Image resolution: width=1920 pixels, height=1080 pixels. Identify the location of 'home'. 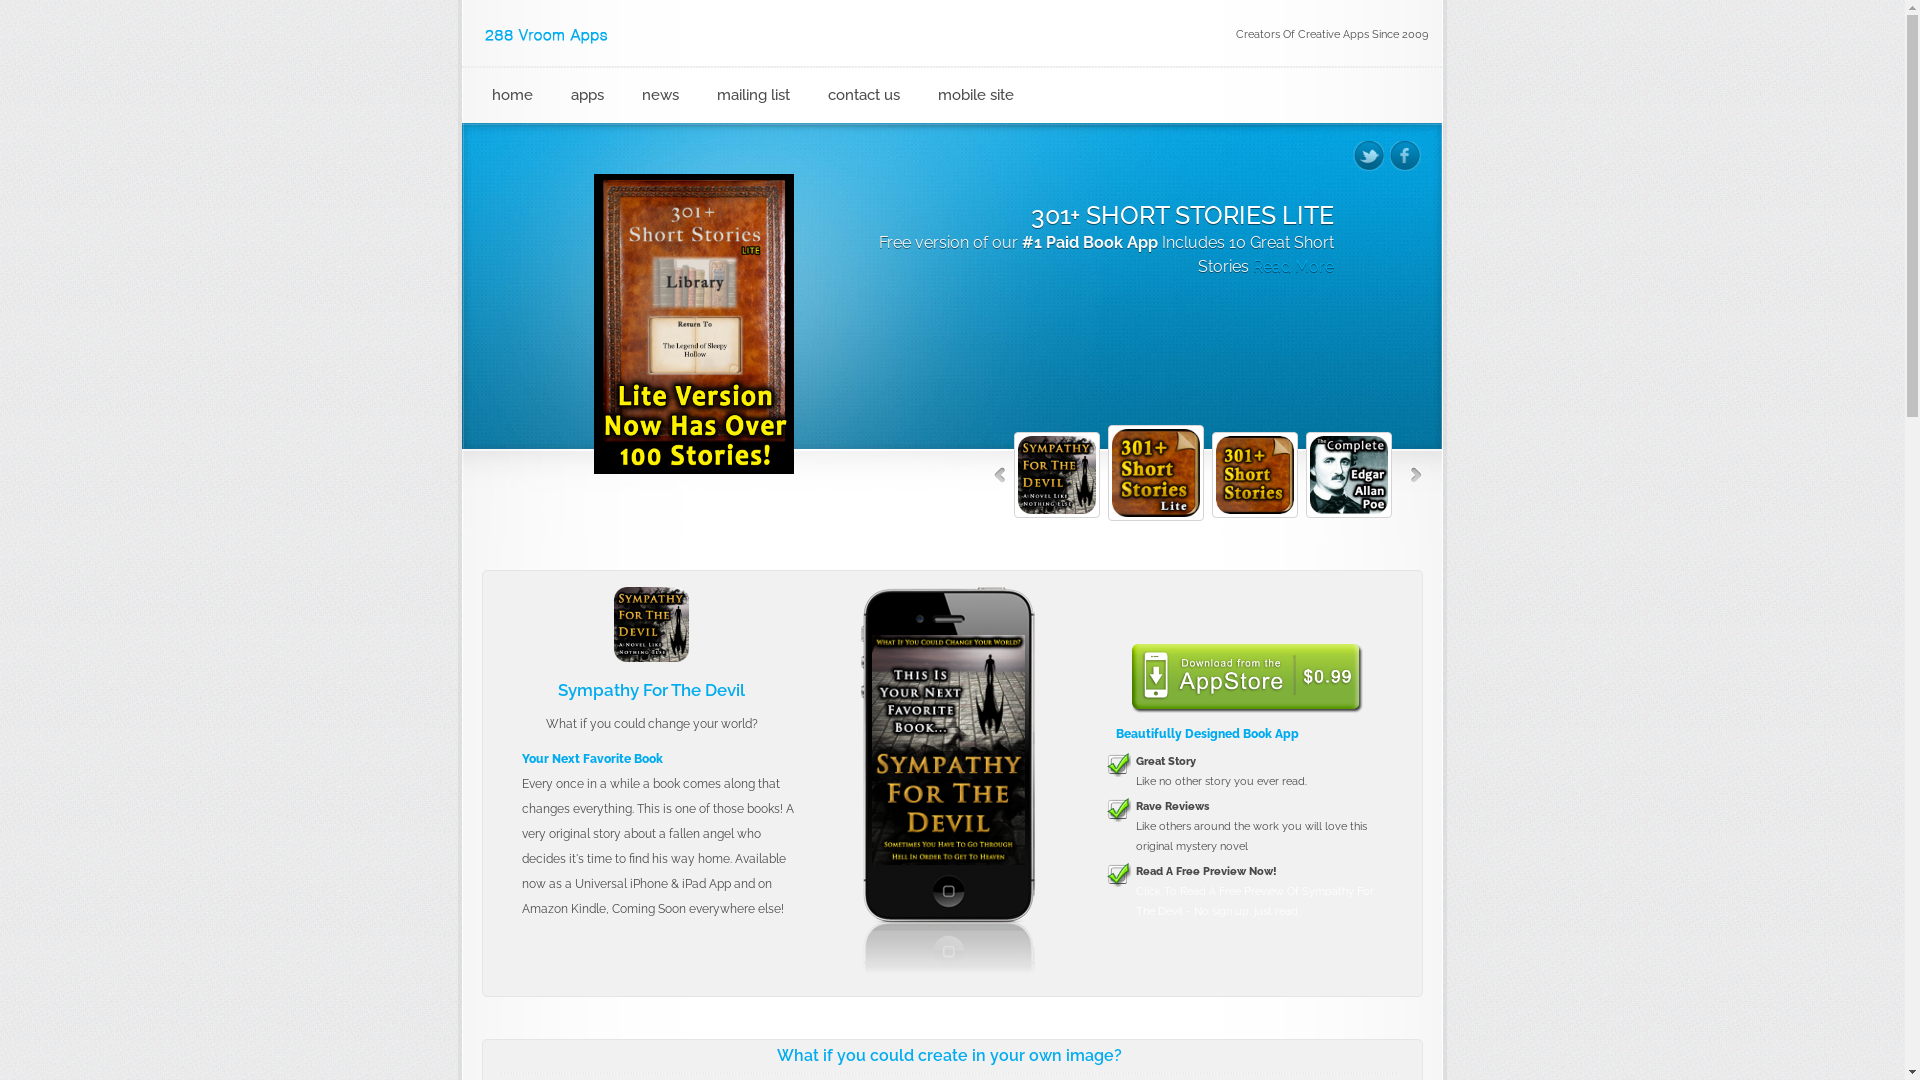
(483, 95).